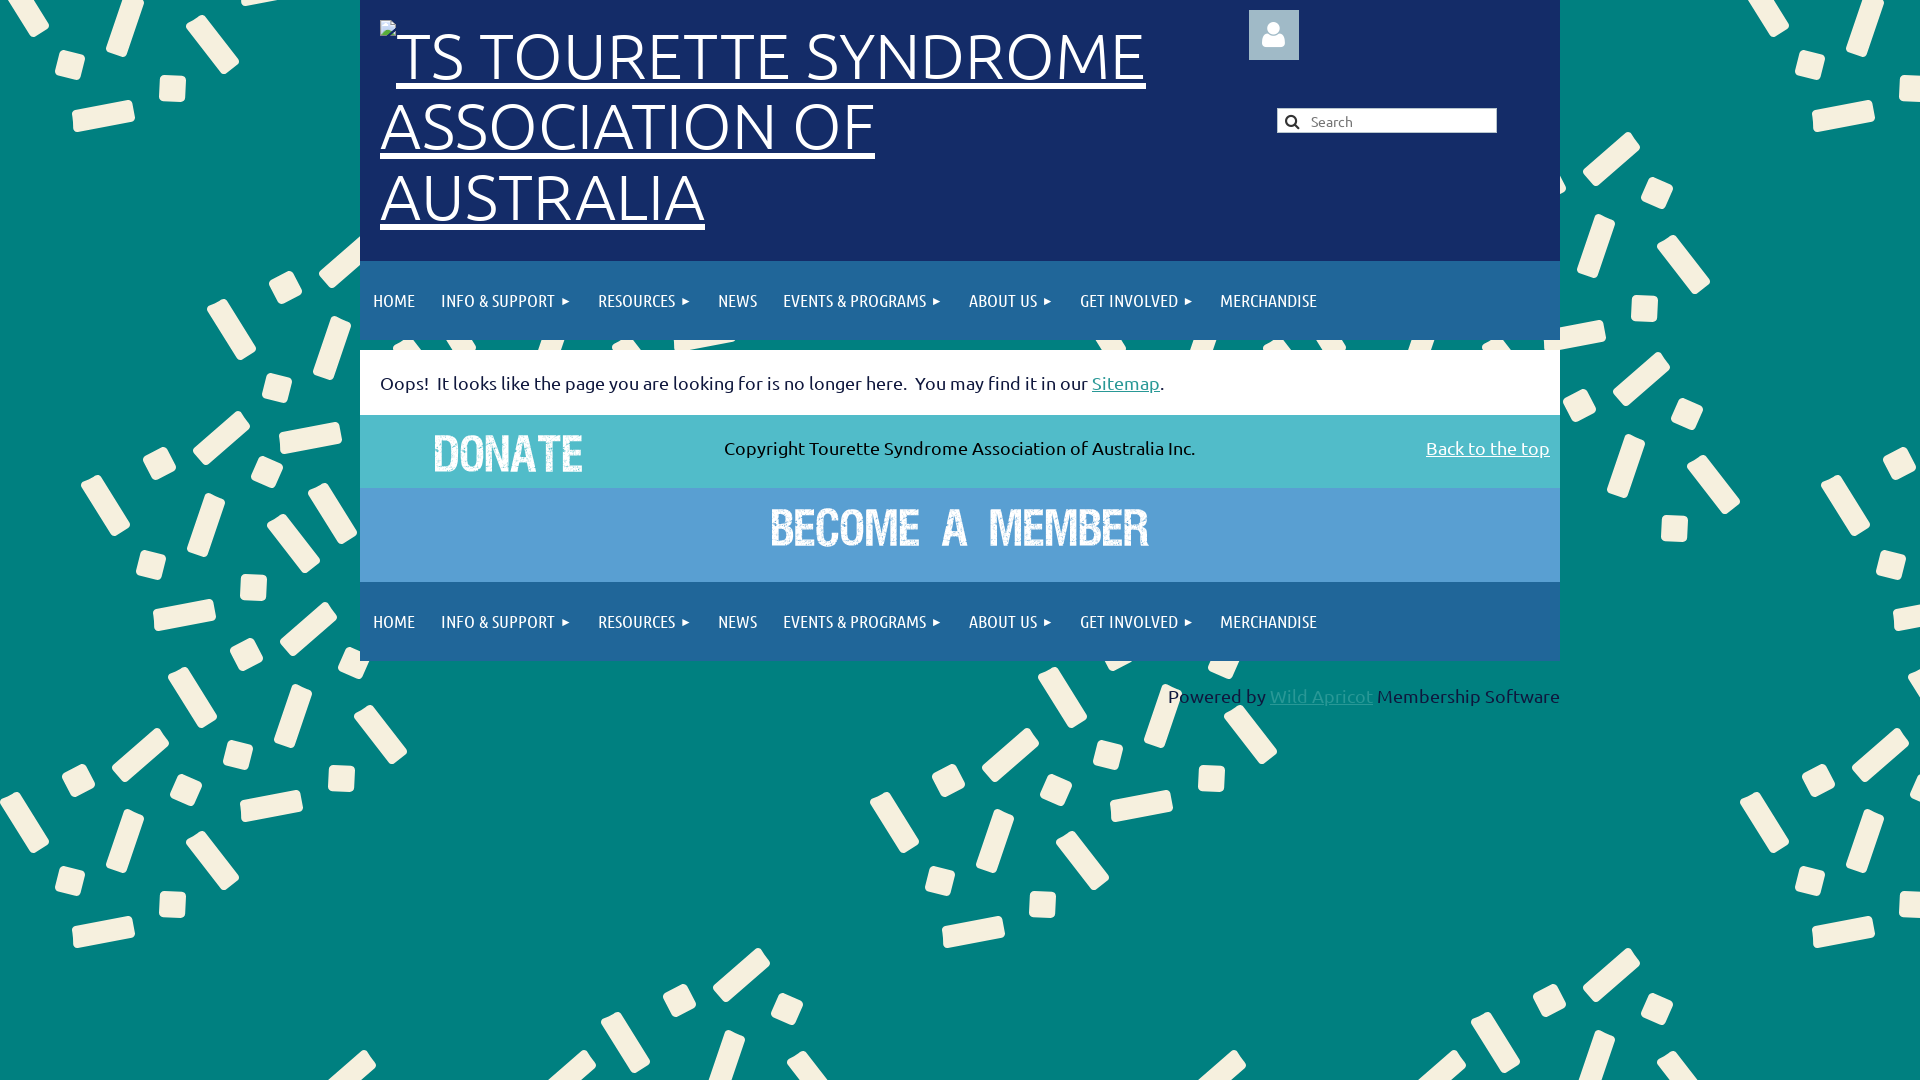 Image resolution: width=1920 pixels, height=1080 pixels. Describe the element at coordinates (1488, 446) in the screenshot. I see `'Back to the top'` at that location.